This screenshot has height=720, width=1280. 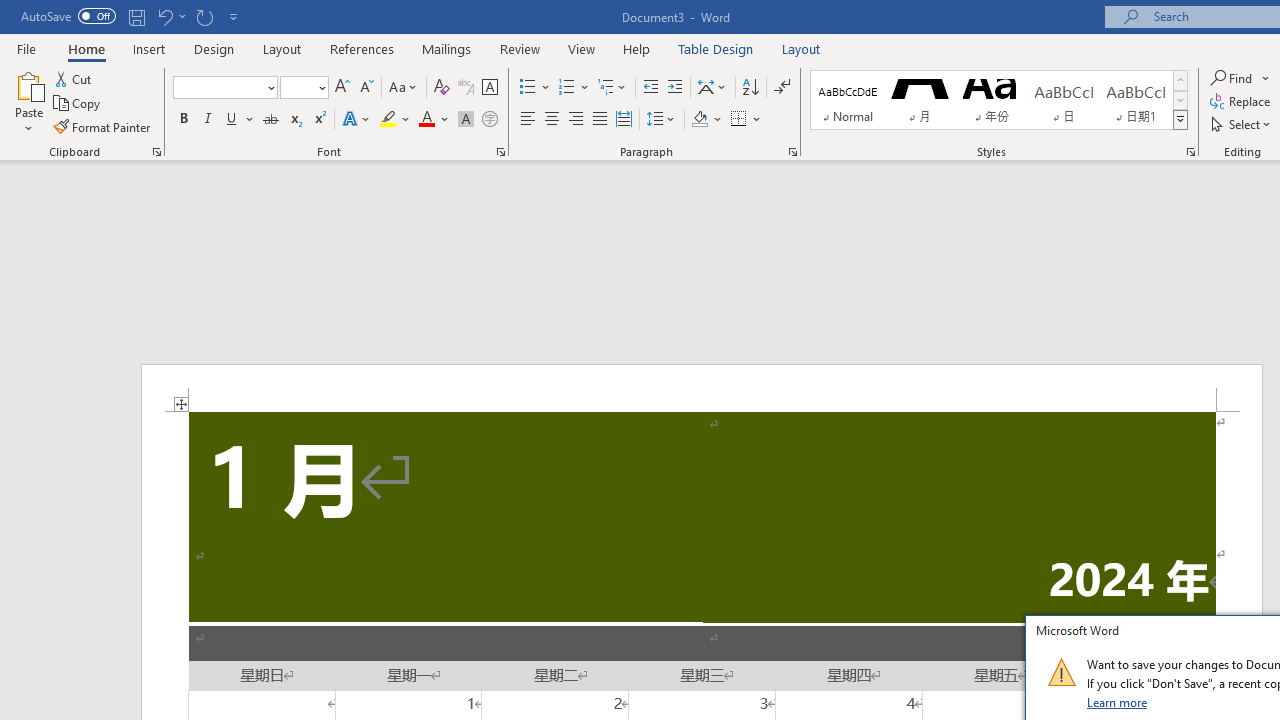 I want to click on 'Enclose Characters...', so click(x=489, y=119).